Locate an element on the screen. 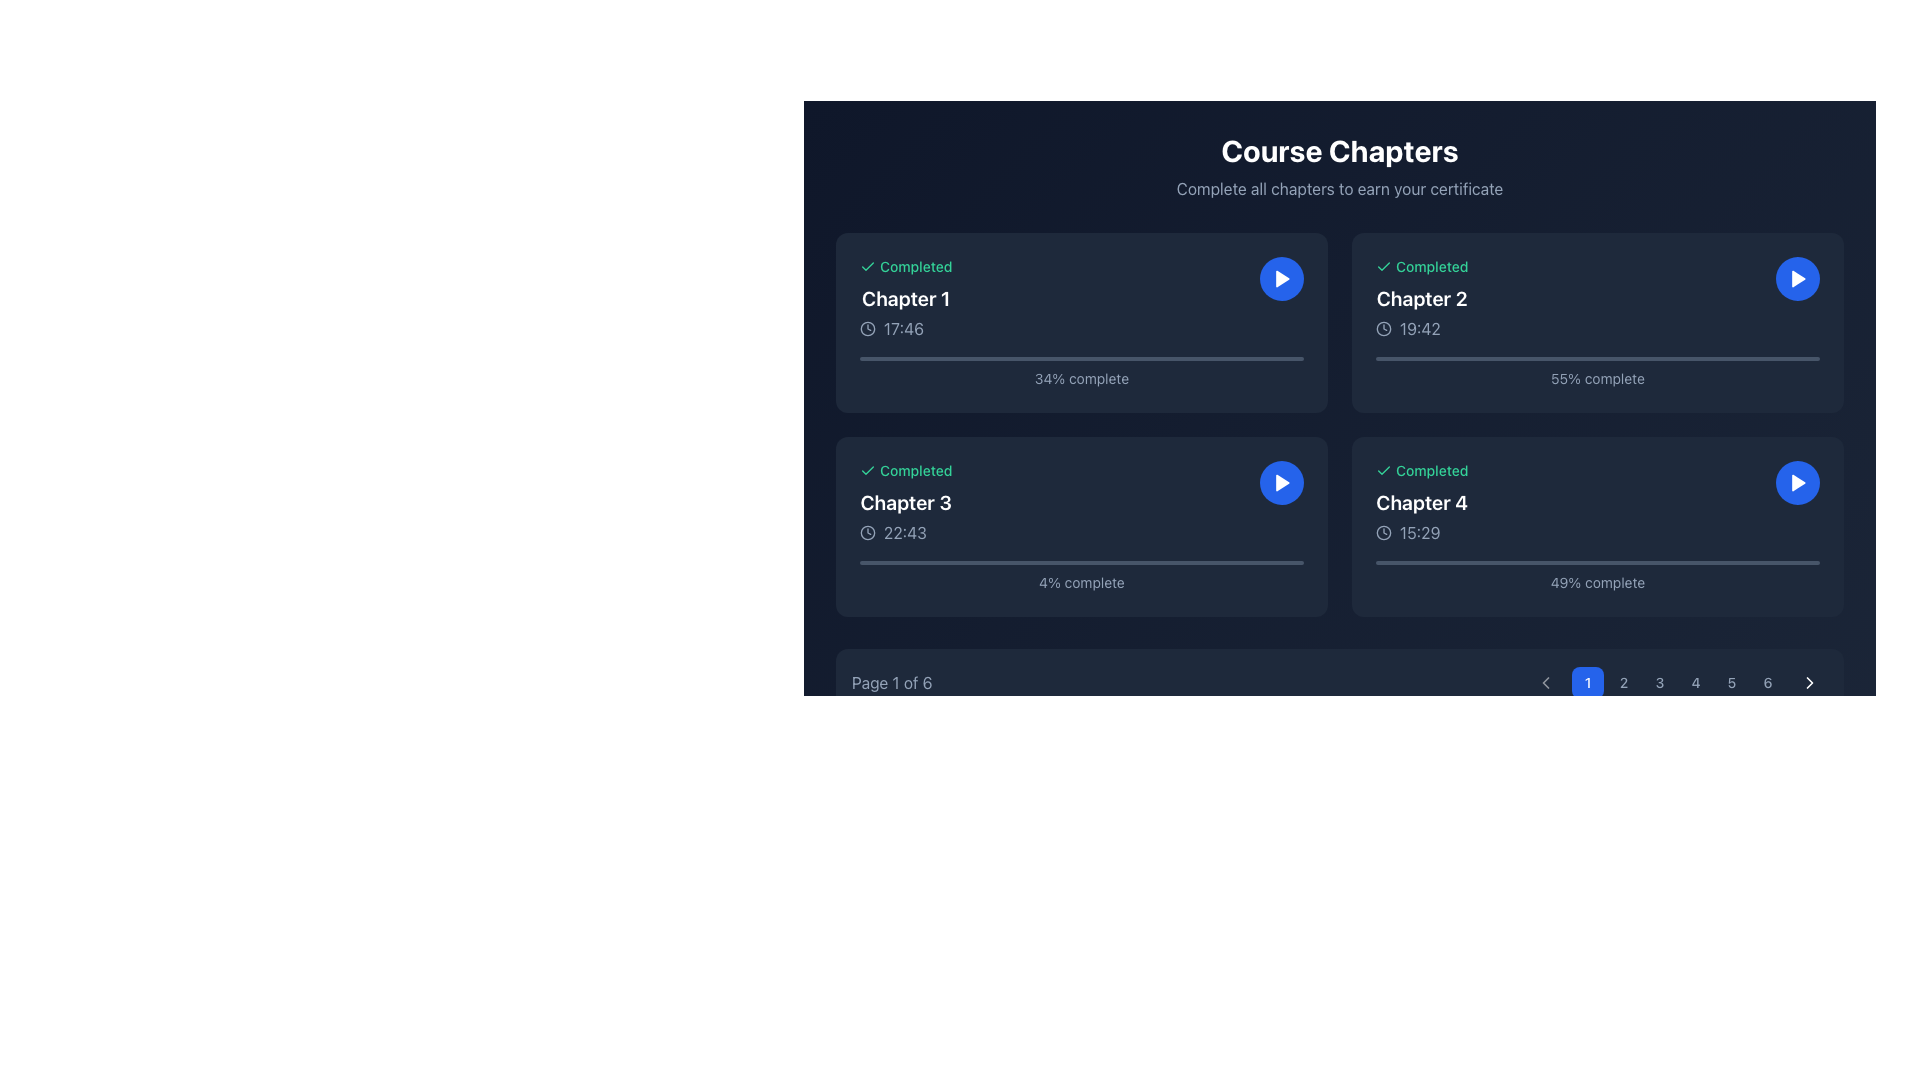 The image size is (1920, 1080). the progress bar located below the completion percentage text ('34% complete') in the card displaying 'Chapter 1' is located at coordinates (1080, 357).